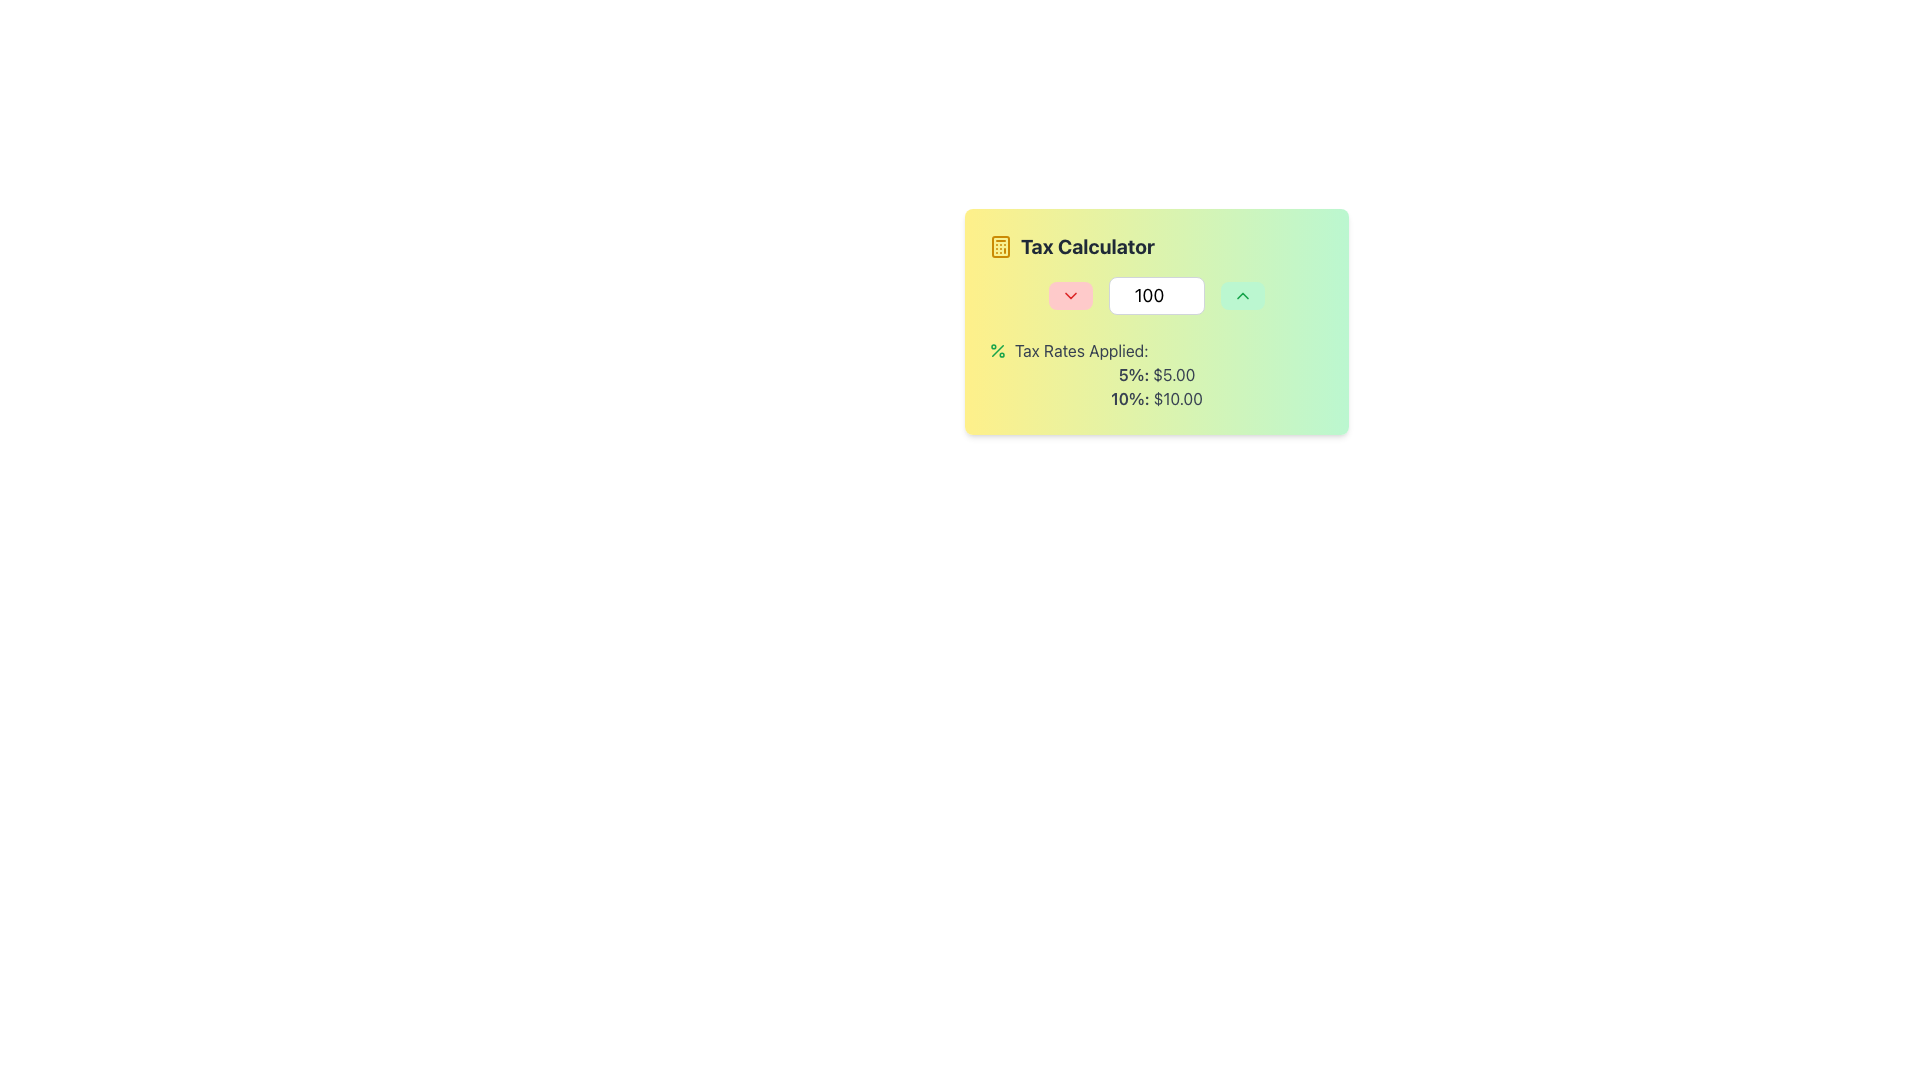  I want to click on the text label displaying the 10% tax rate and its monetary value, located below the '5%: $5.00' text in the bottom-left section of the calculator interface, so click(1156, 398).